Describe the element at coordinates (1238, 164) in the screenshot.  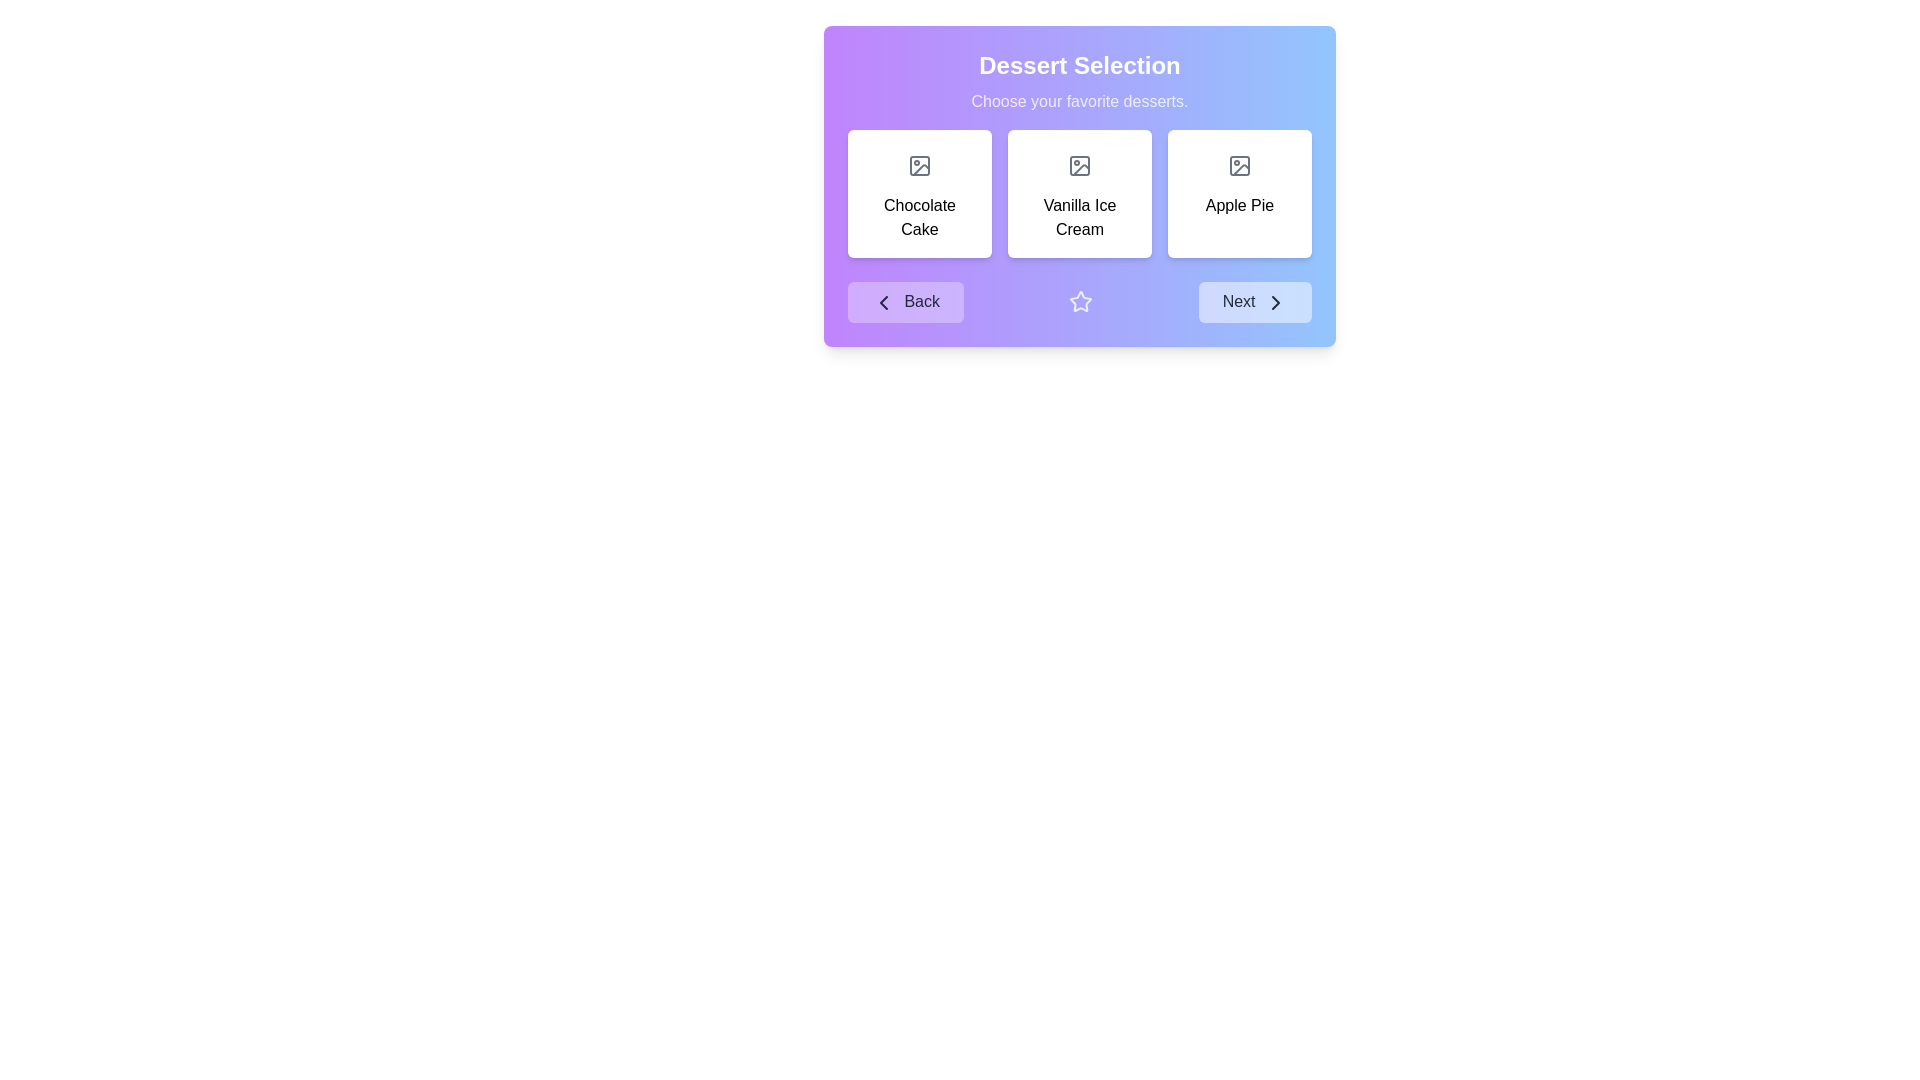
I see `the Image placeholder icon located at the top center of the 'Apple Pie' card in the dessert options grid` at that location.